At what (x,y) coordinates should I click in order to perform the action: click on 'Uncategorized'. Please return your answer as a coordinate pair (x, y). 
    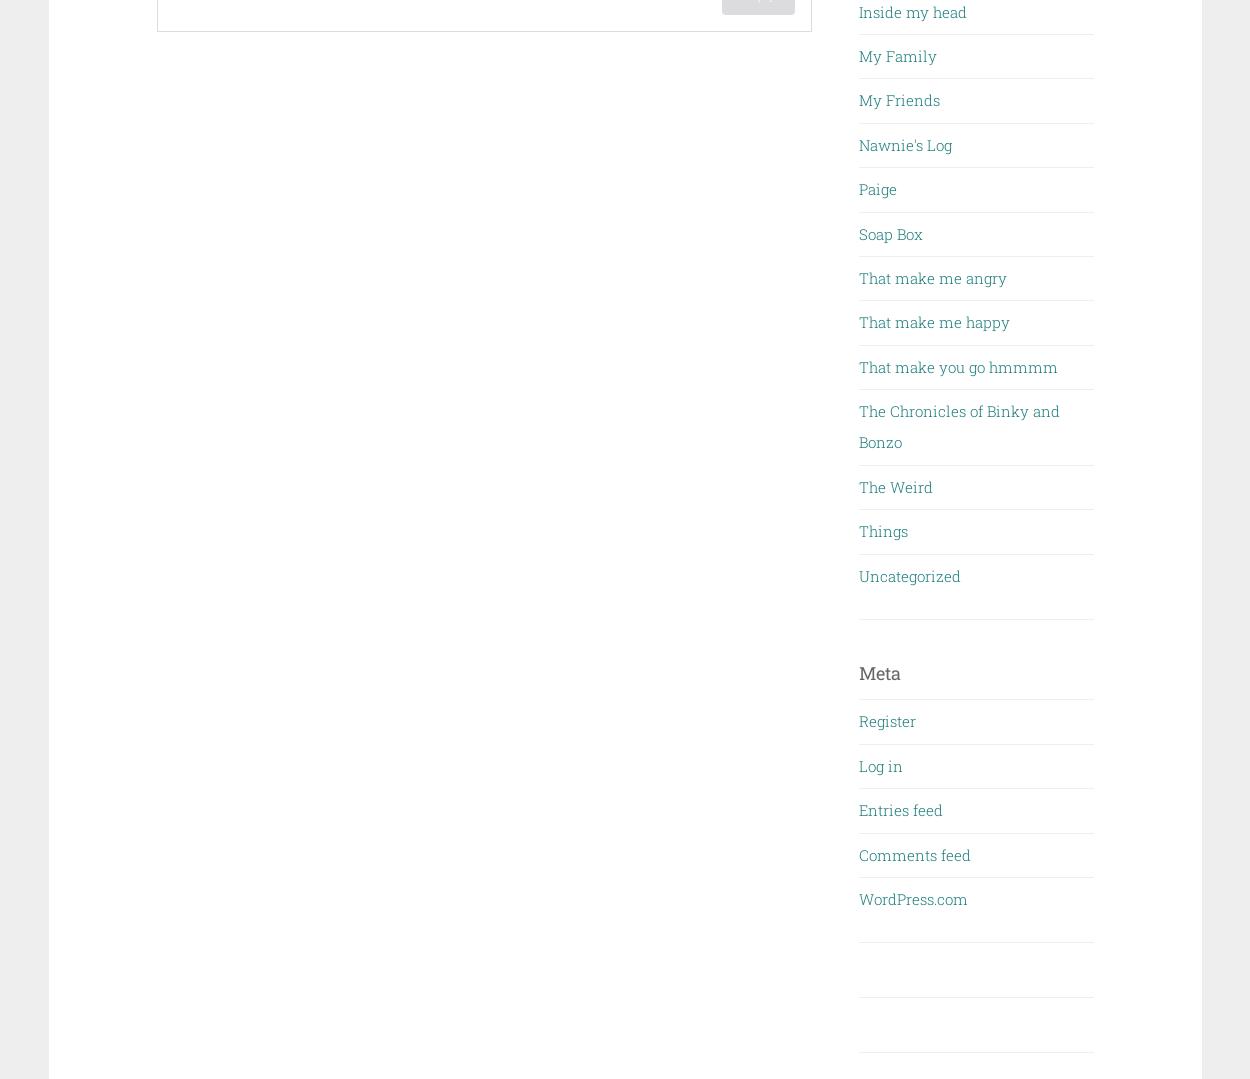
    Looking at the image, I should click on (910, 573).